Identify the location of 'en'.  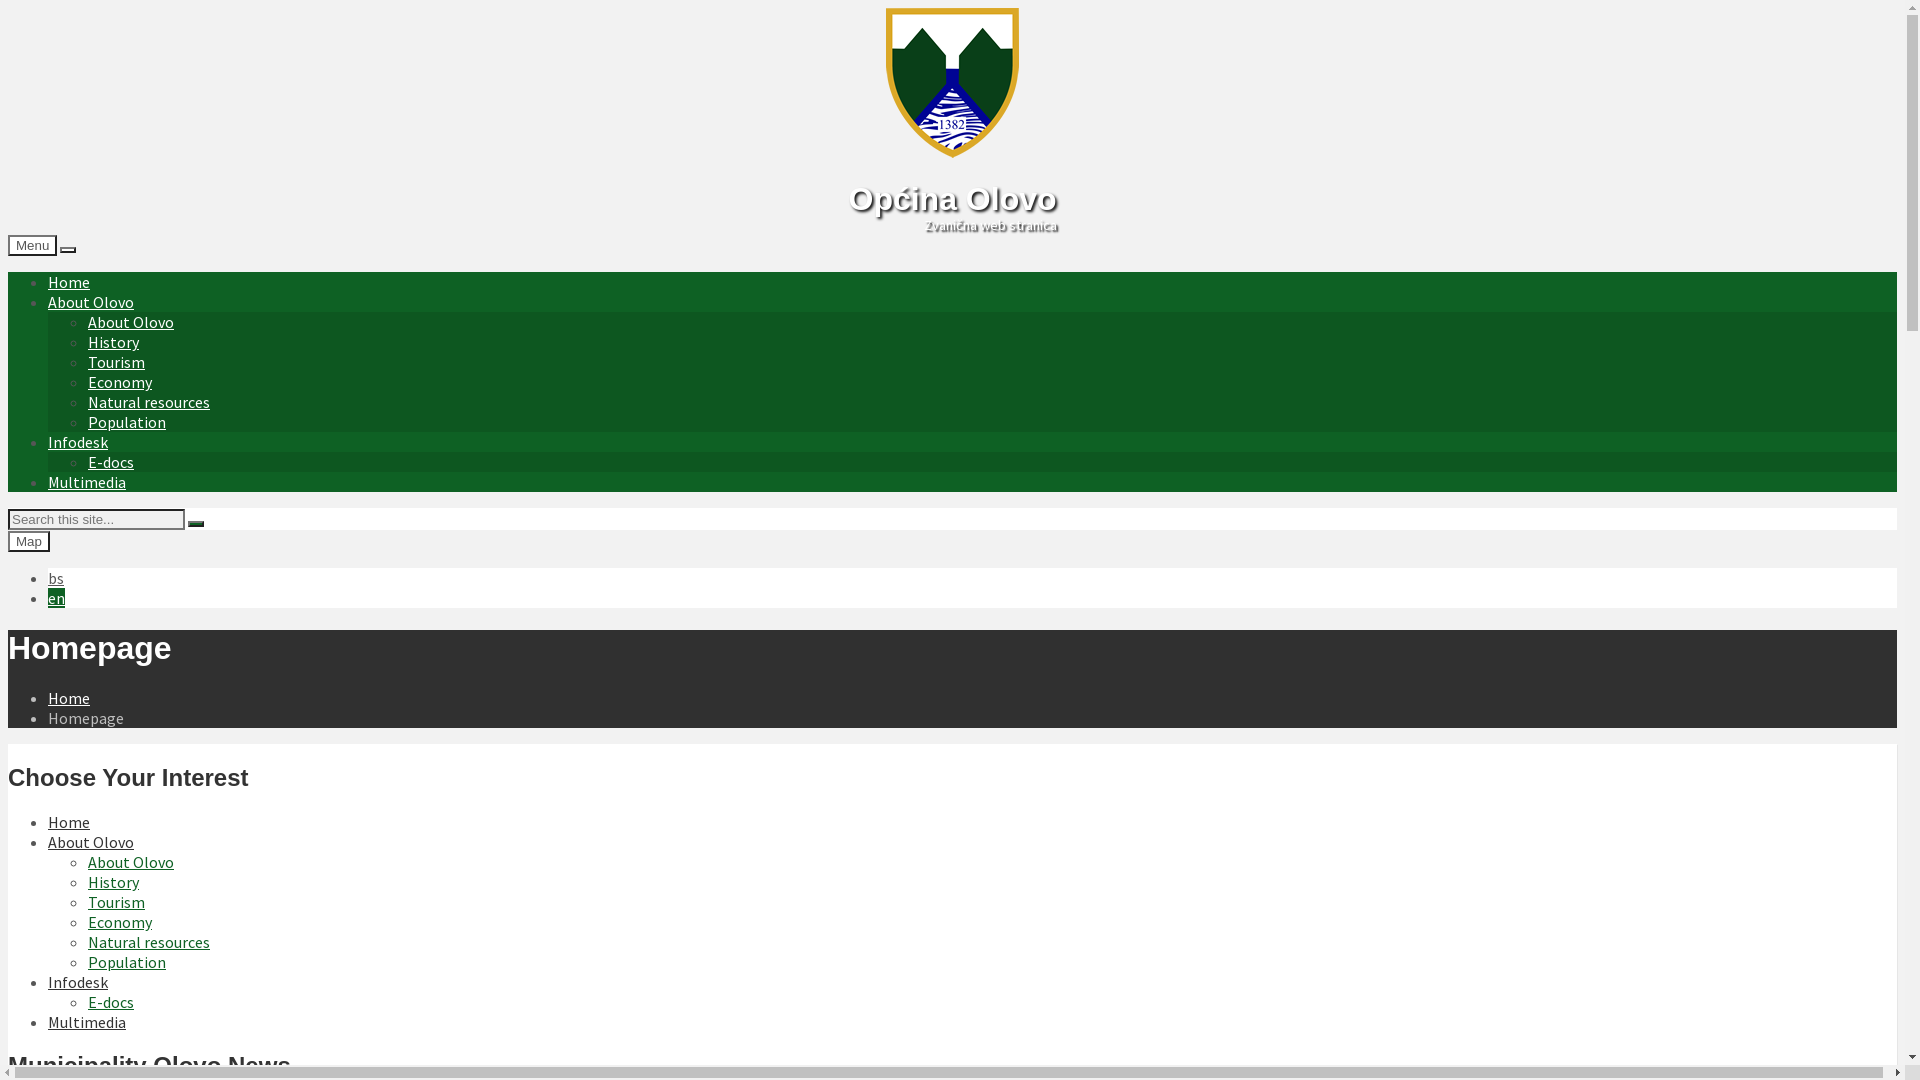
(56, 596).